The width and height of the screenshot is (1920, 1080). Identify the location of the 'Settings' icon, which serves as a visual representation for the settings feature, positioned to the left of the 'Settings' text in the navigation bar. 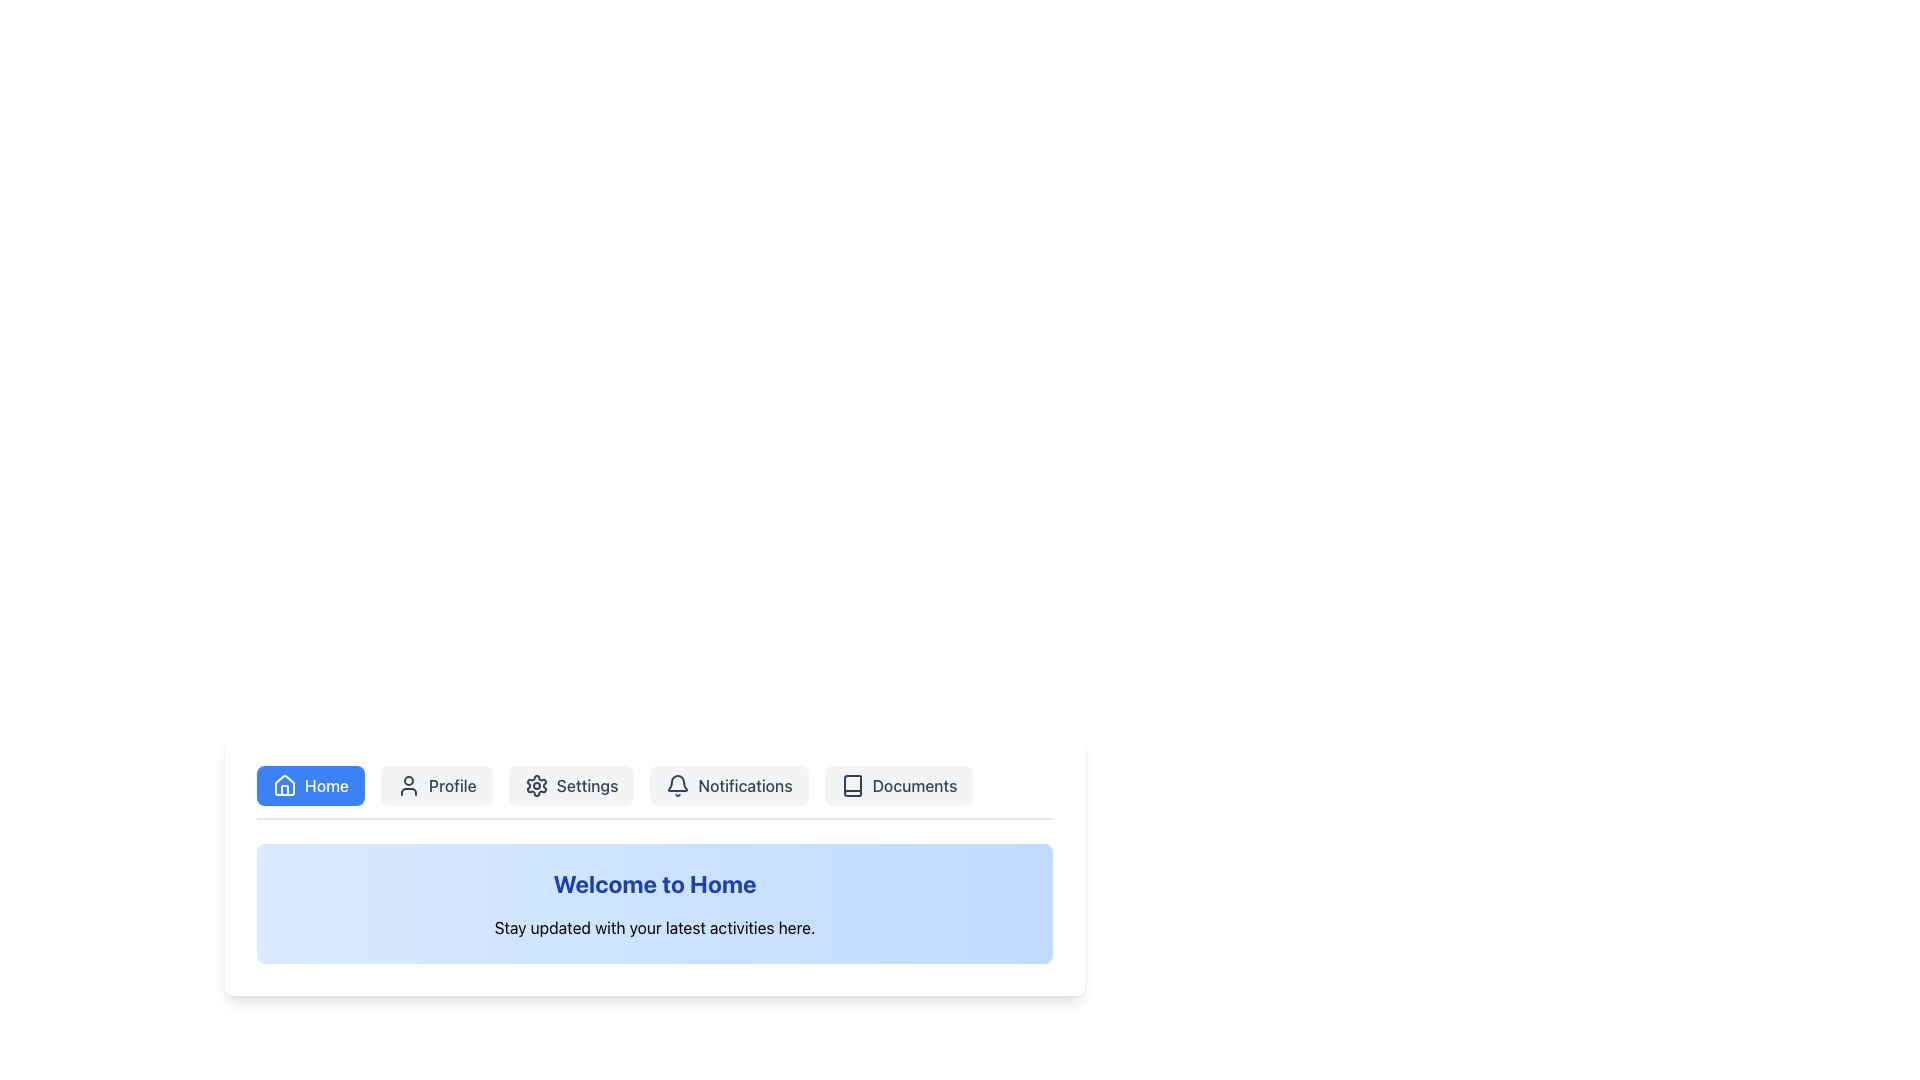
(536, 785).